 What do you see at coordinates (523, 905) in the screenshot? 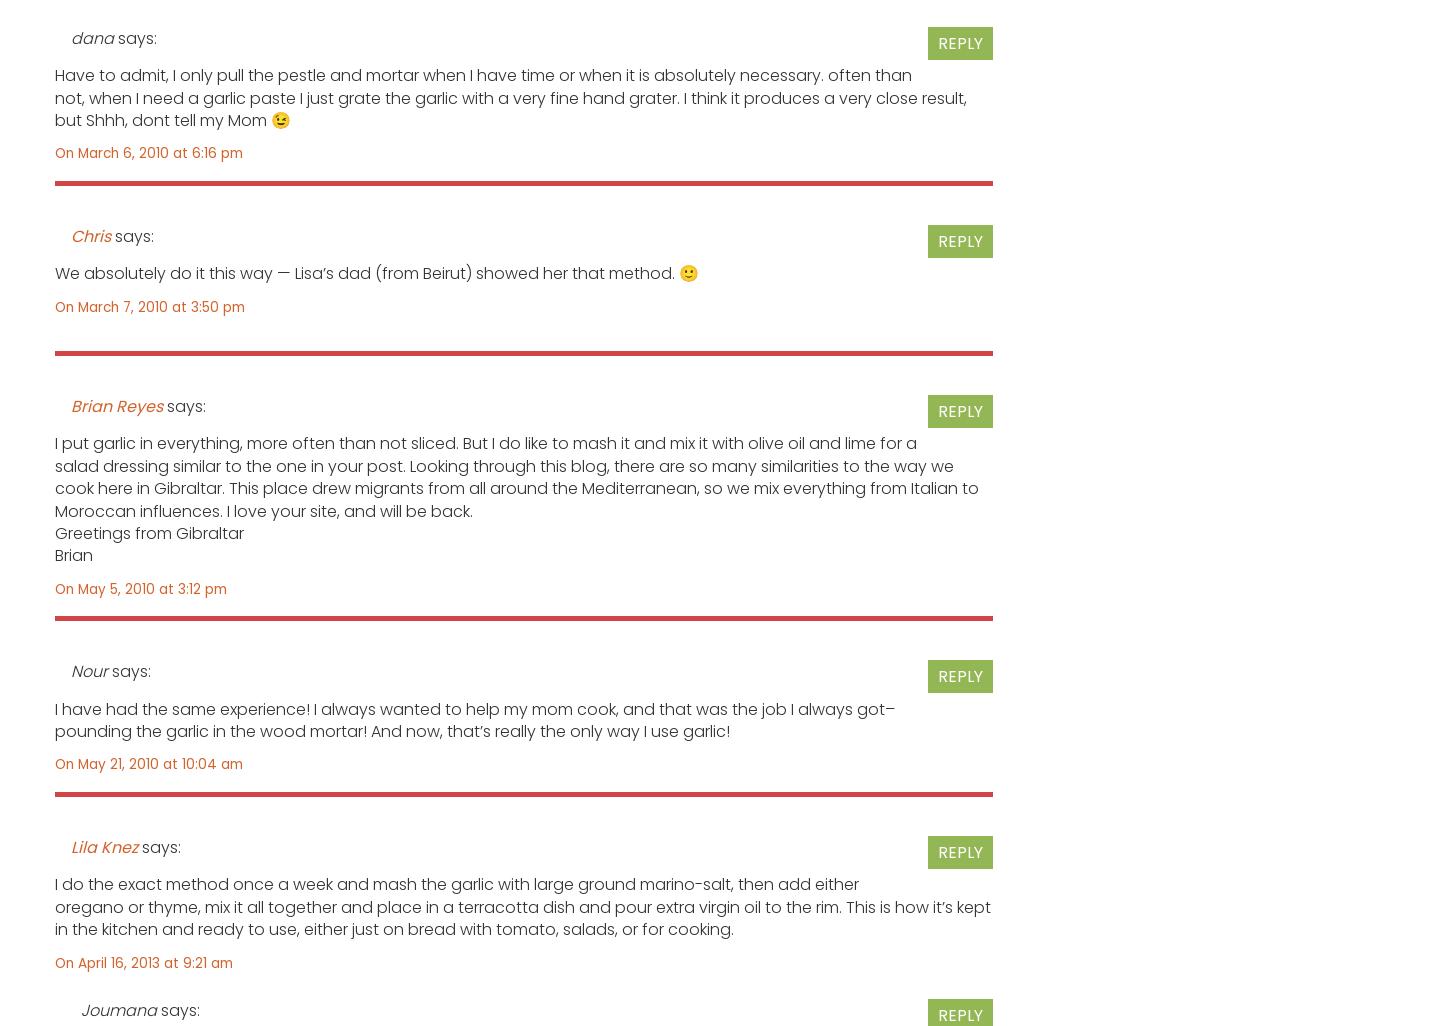
I see `'I do the exact method once a week and mash the garlic with large ground marino-salt, then add either oregano or thyme, mix it all together and place in a terracotta dish and pour extra virgin oil to the rim. This is how it’s kept in the kitchen and ready to use, either just on bread with tomato, salads, or for cooking.'` at bounding box center [523, 905].